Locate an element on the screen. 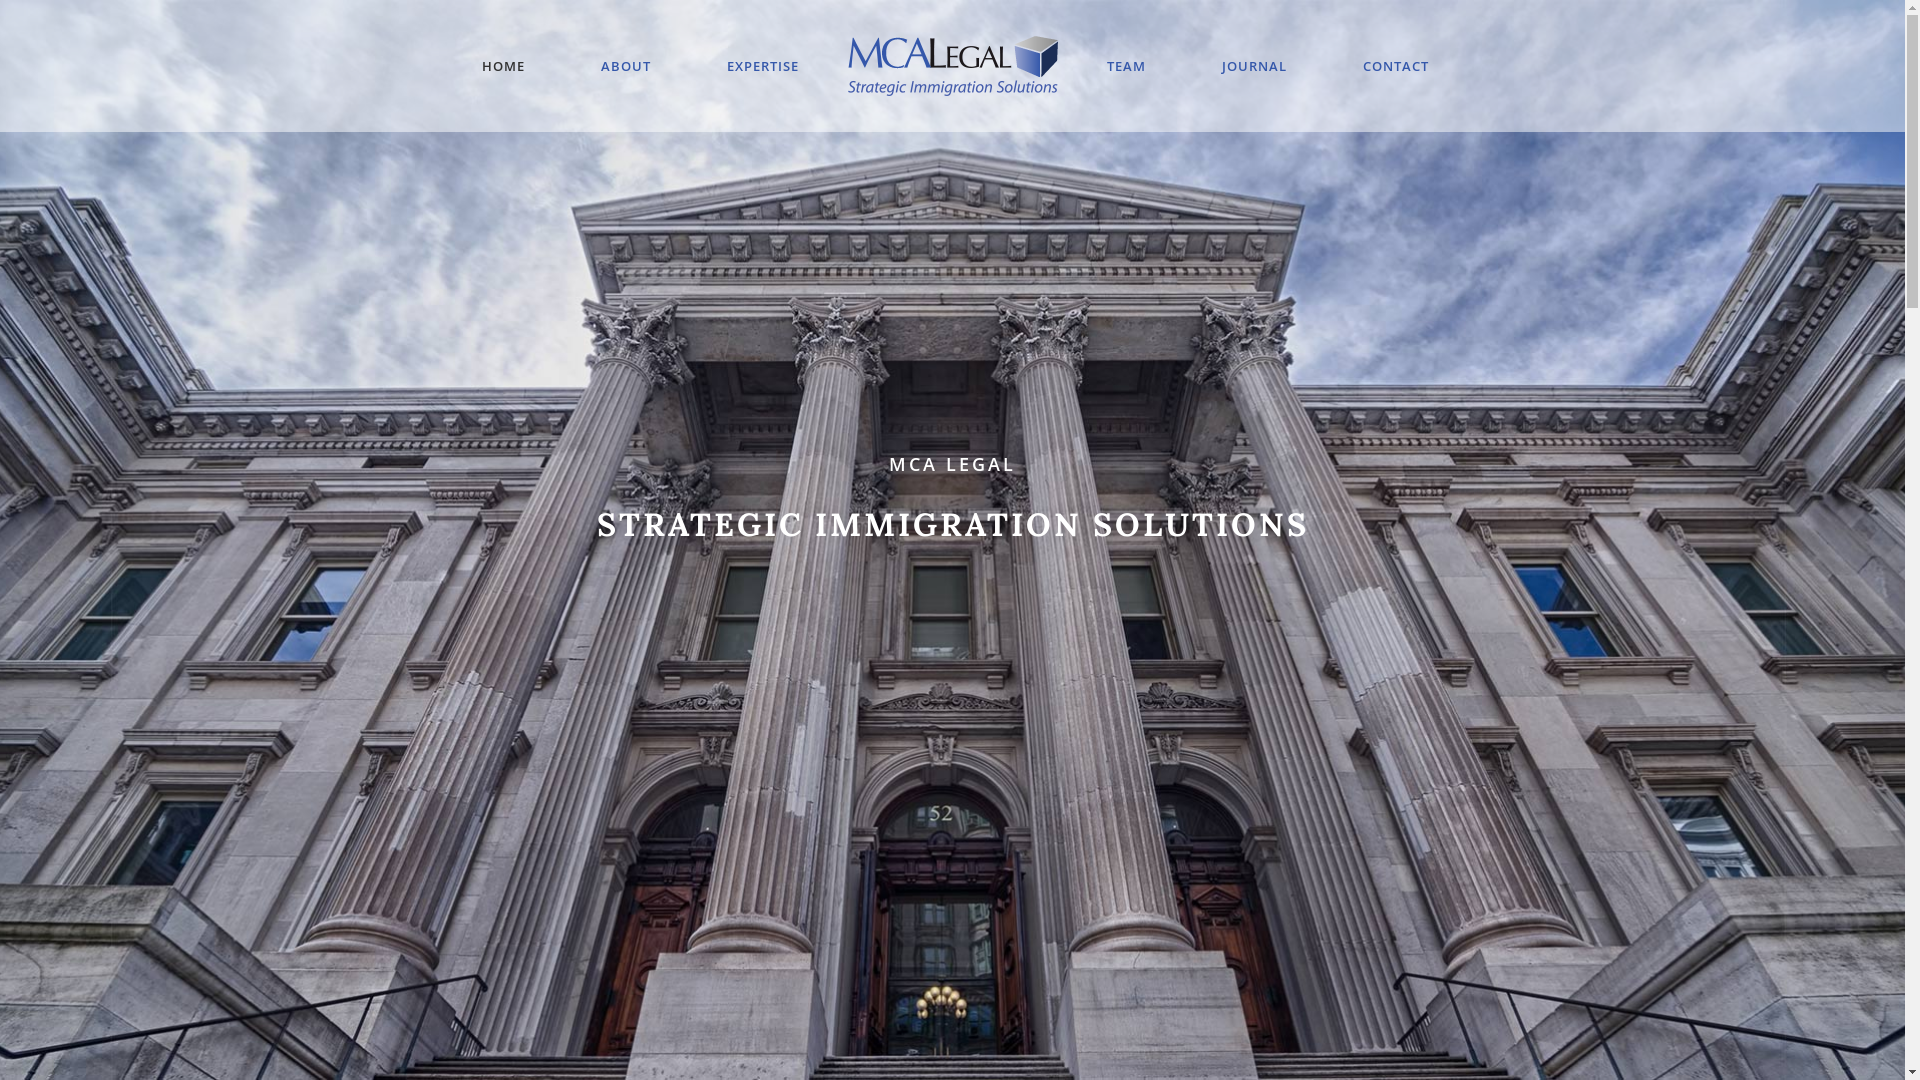 The height and width of the screenshot is (1080, 1920). 'JOURNAL' is located at coordinates (1184, 64).